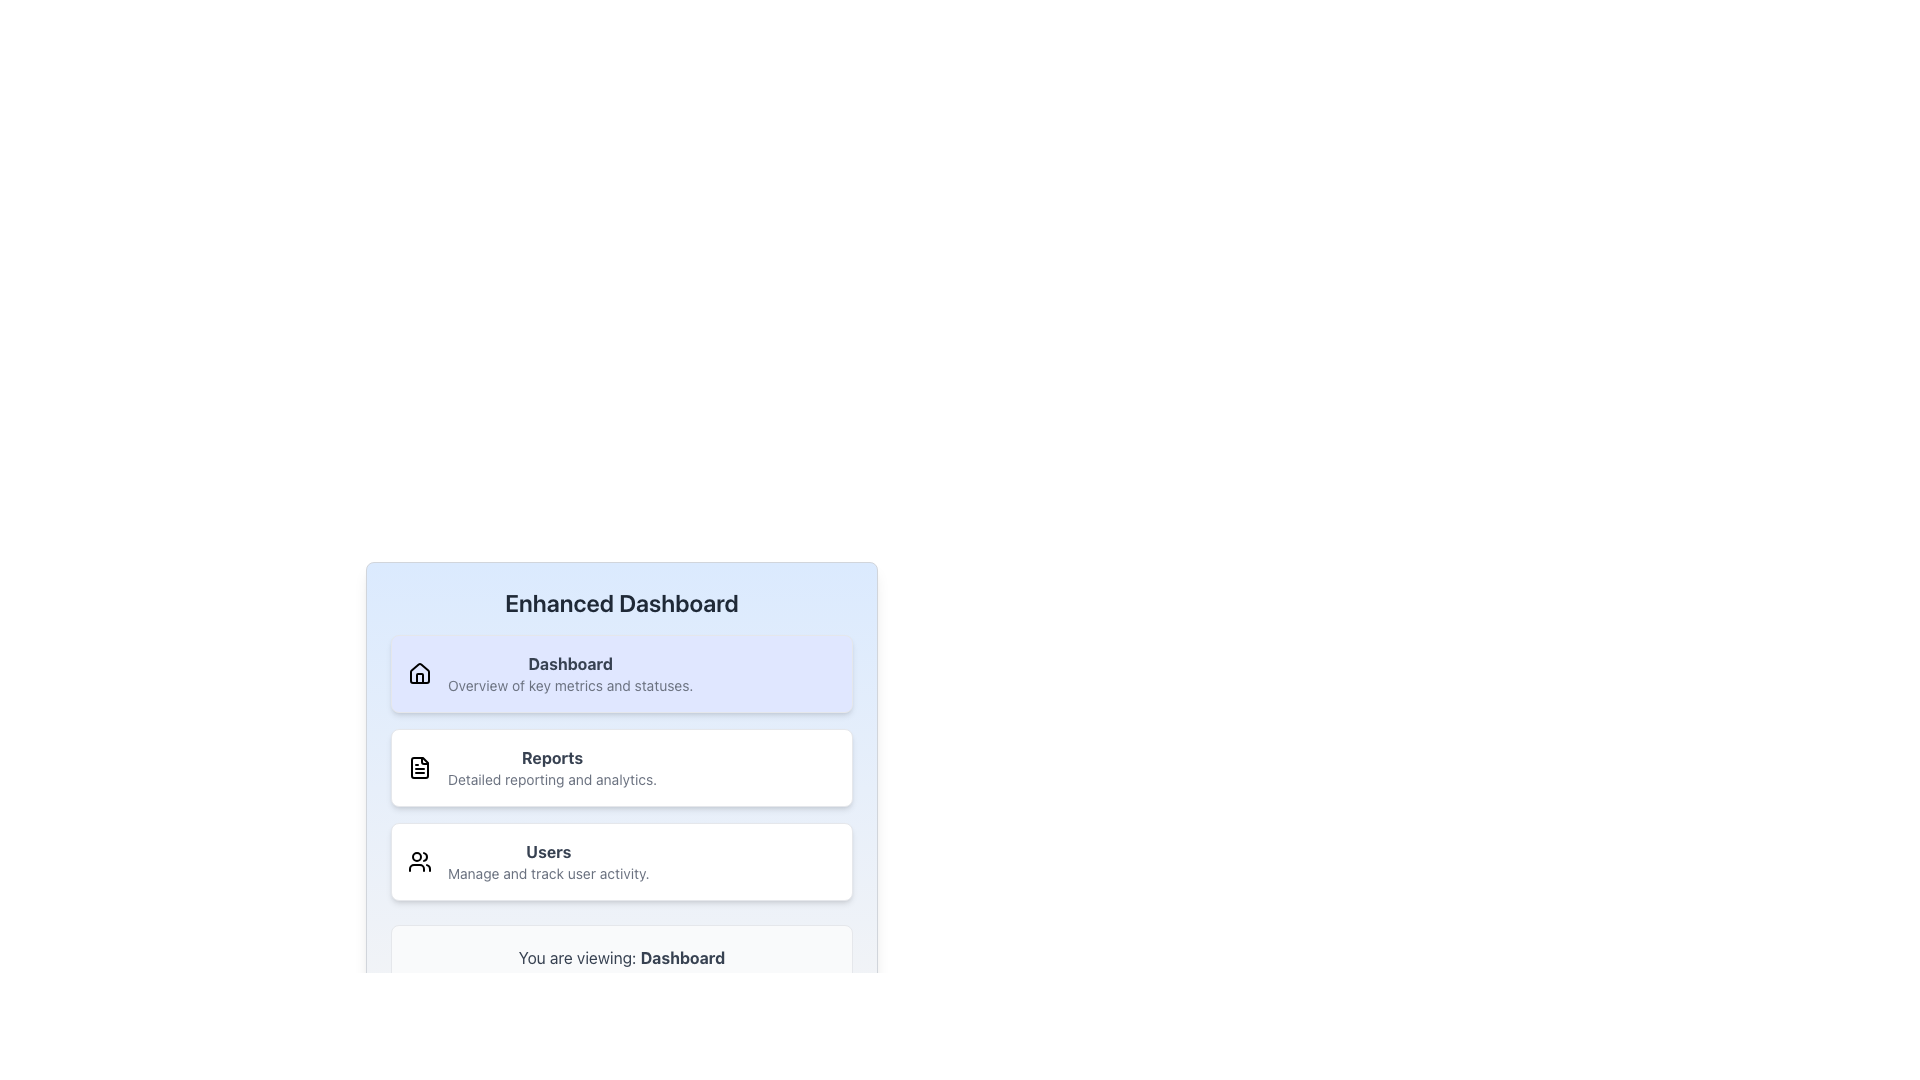 Image resolution: width=1920 pixels, height=1080 pixels. I want to click on the user icon styled as a group of people, depicted with a circular design and overlapping silhouettes, located at the beginning of the third card labeled 'Users', so click(419, 860).